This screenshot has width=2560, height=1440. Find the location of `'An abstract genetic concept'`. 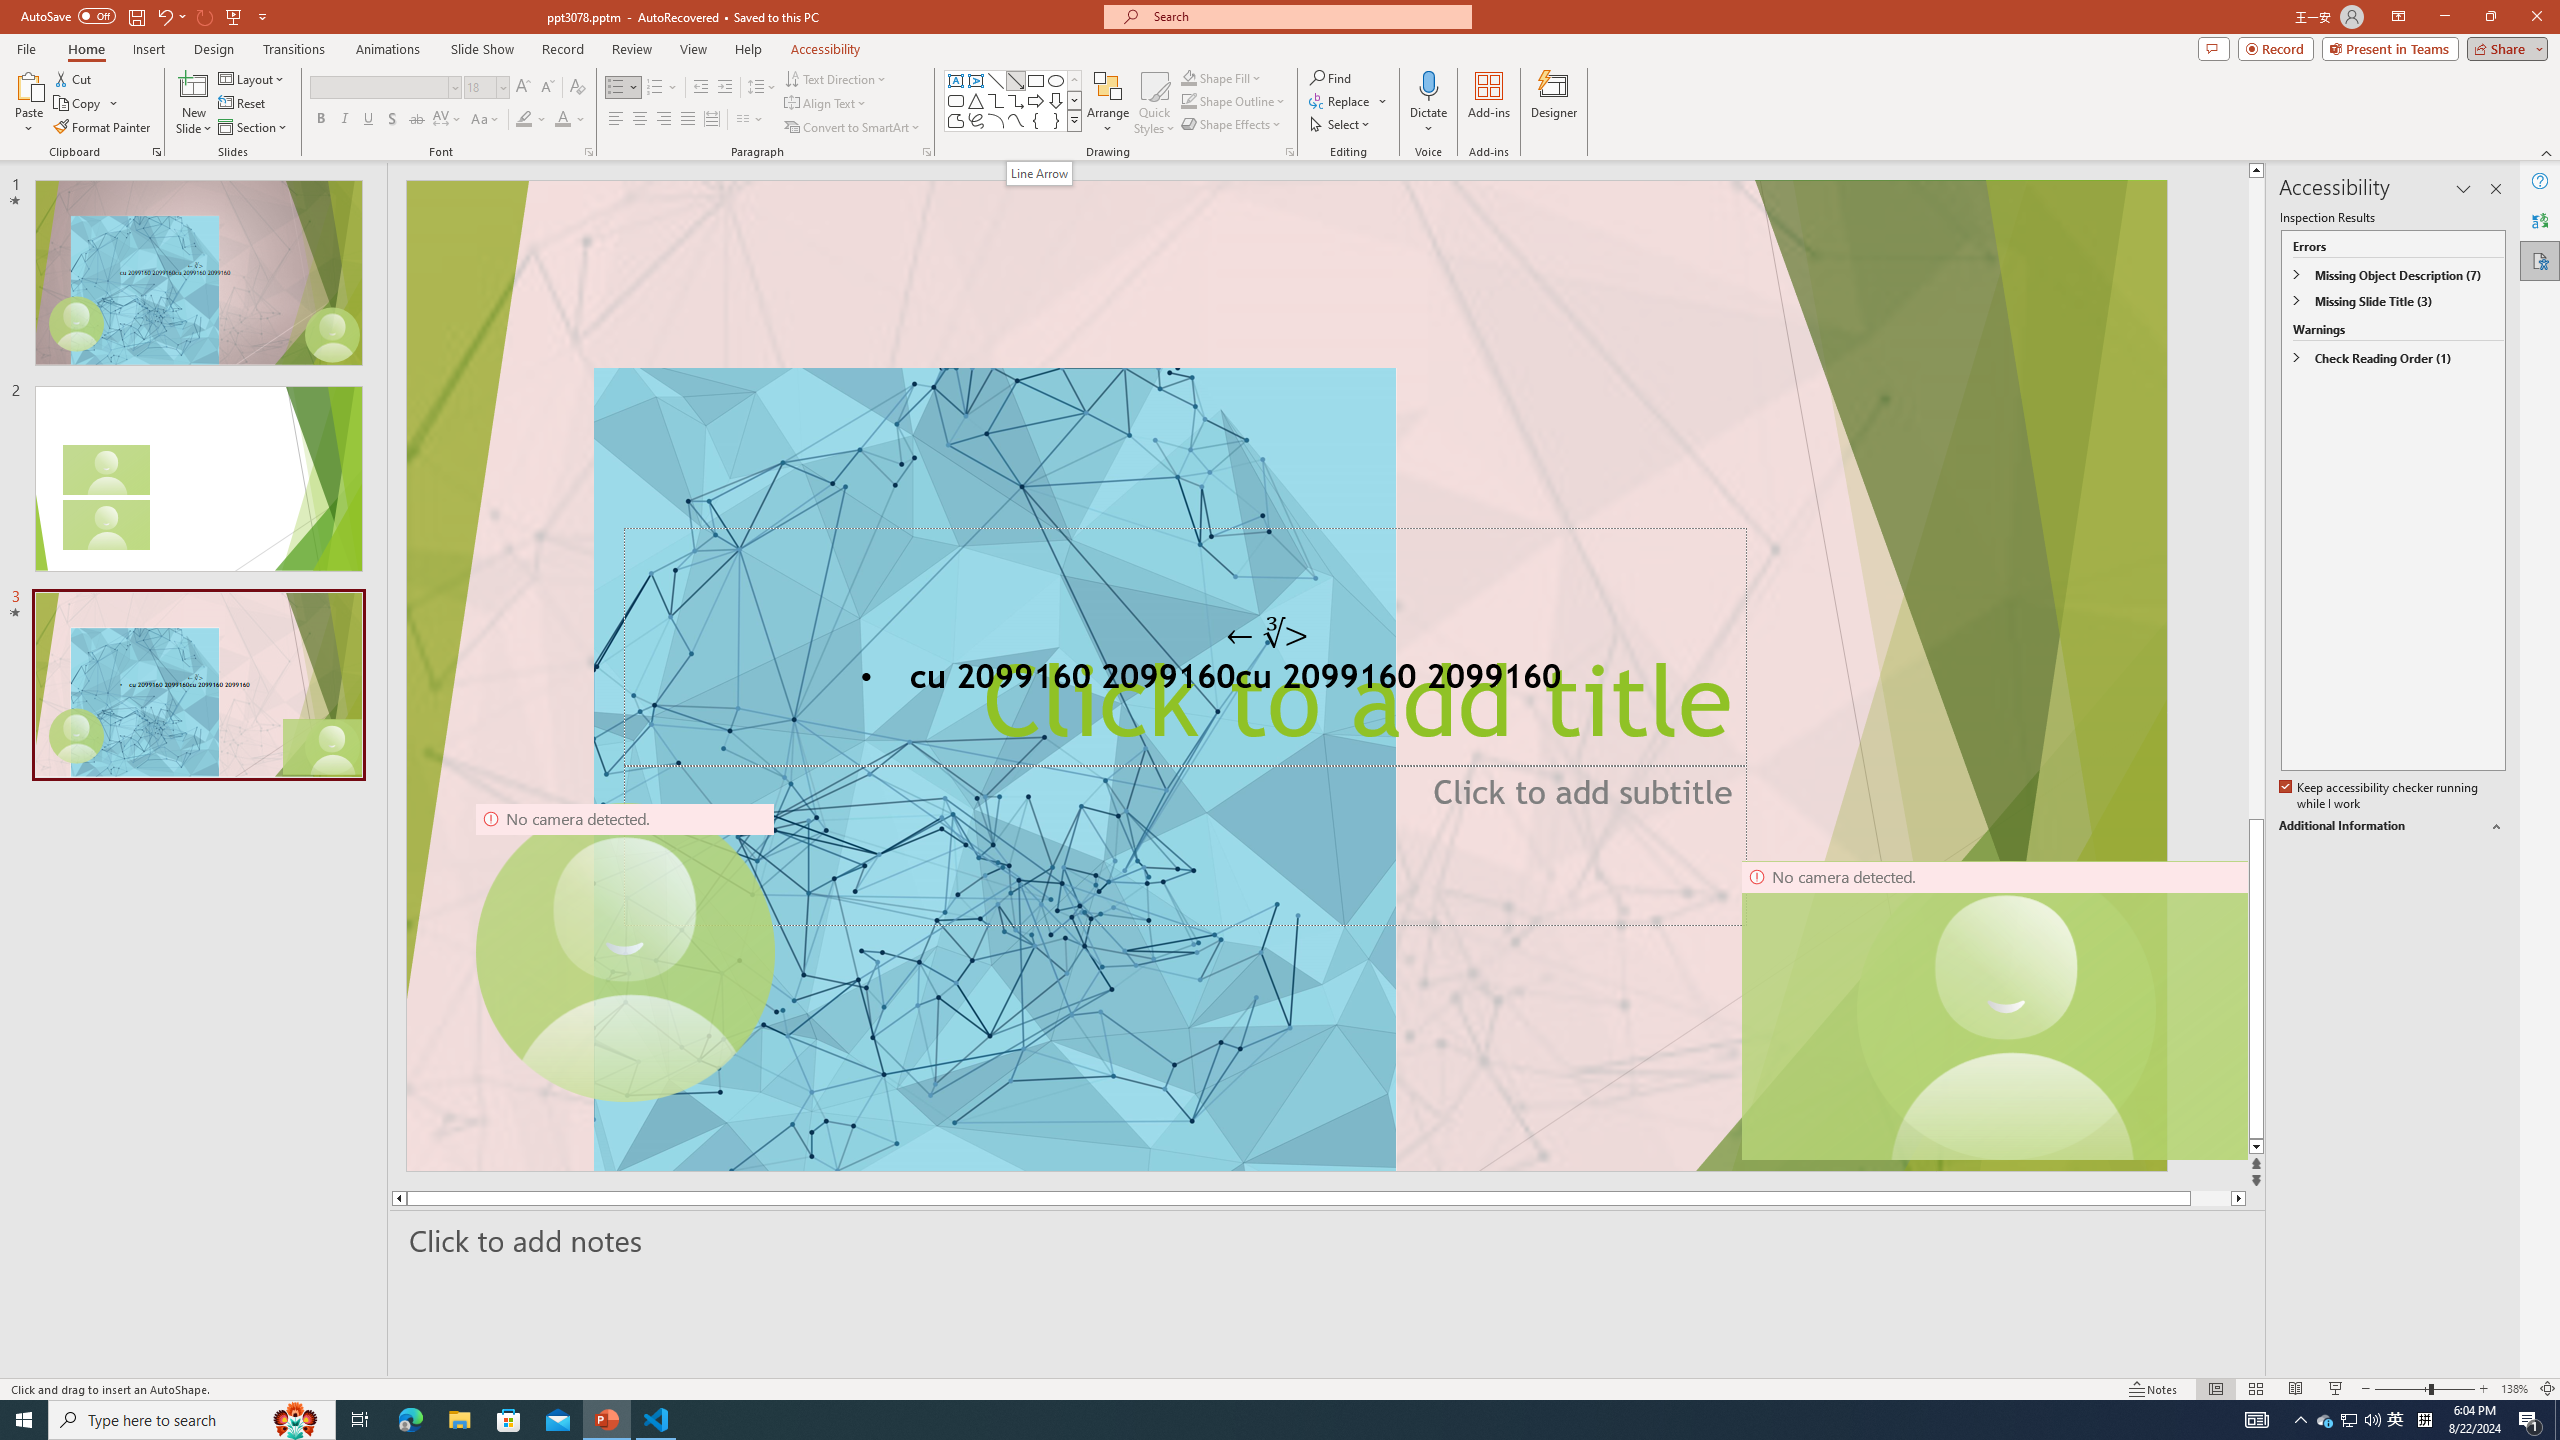

'An abstract genetic concept' is located at coordinates (1285, 675).